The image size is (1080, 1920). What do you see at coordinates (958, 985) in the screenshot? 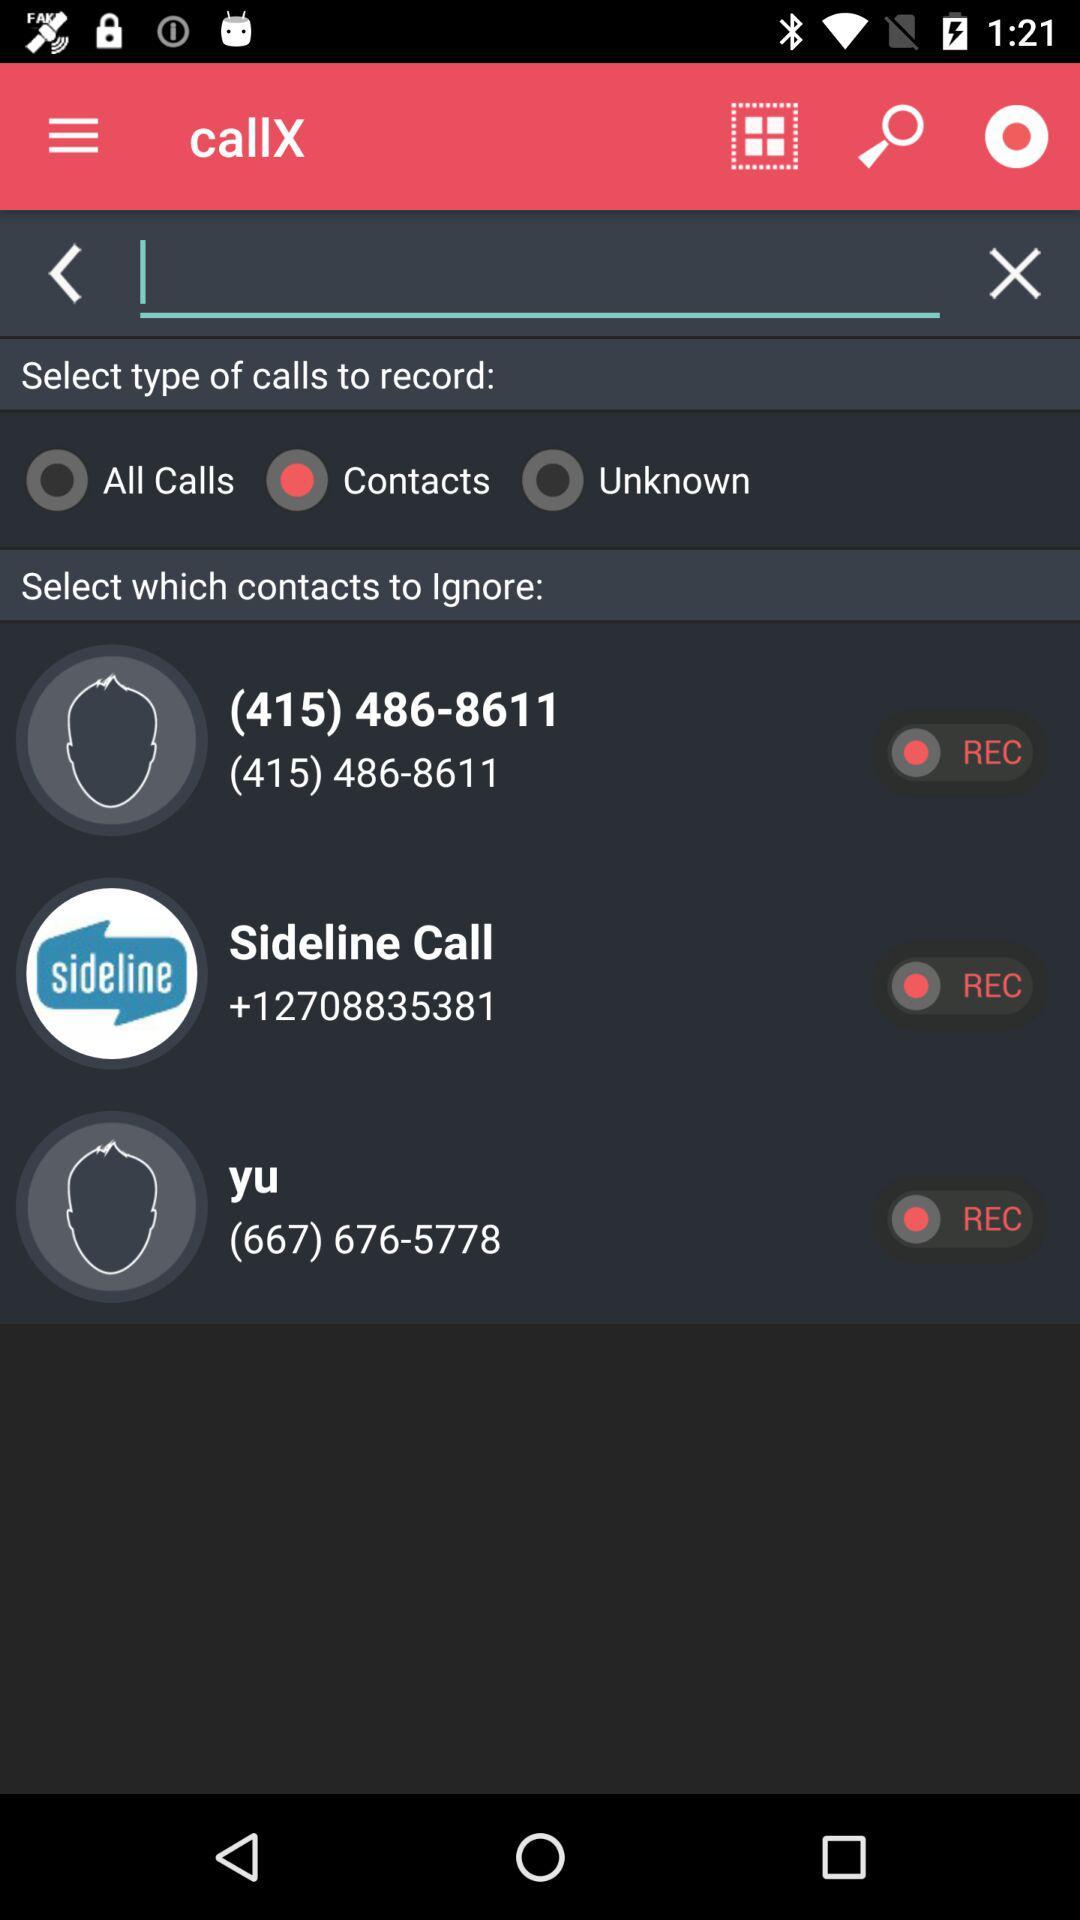
I see `start recording` at bounding box center [958, 985].